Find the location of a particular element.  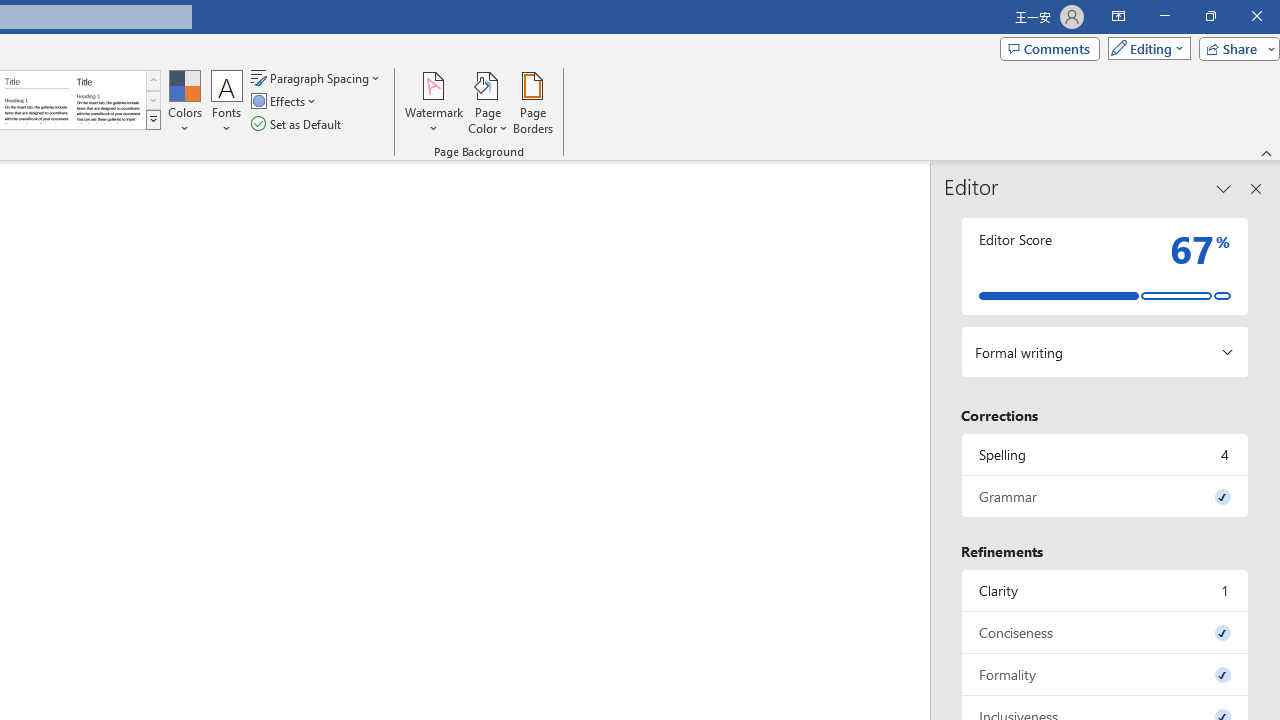

'Ribbon Display Options' is located at coordinates (1117, 16).